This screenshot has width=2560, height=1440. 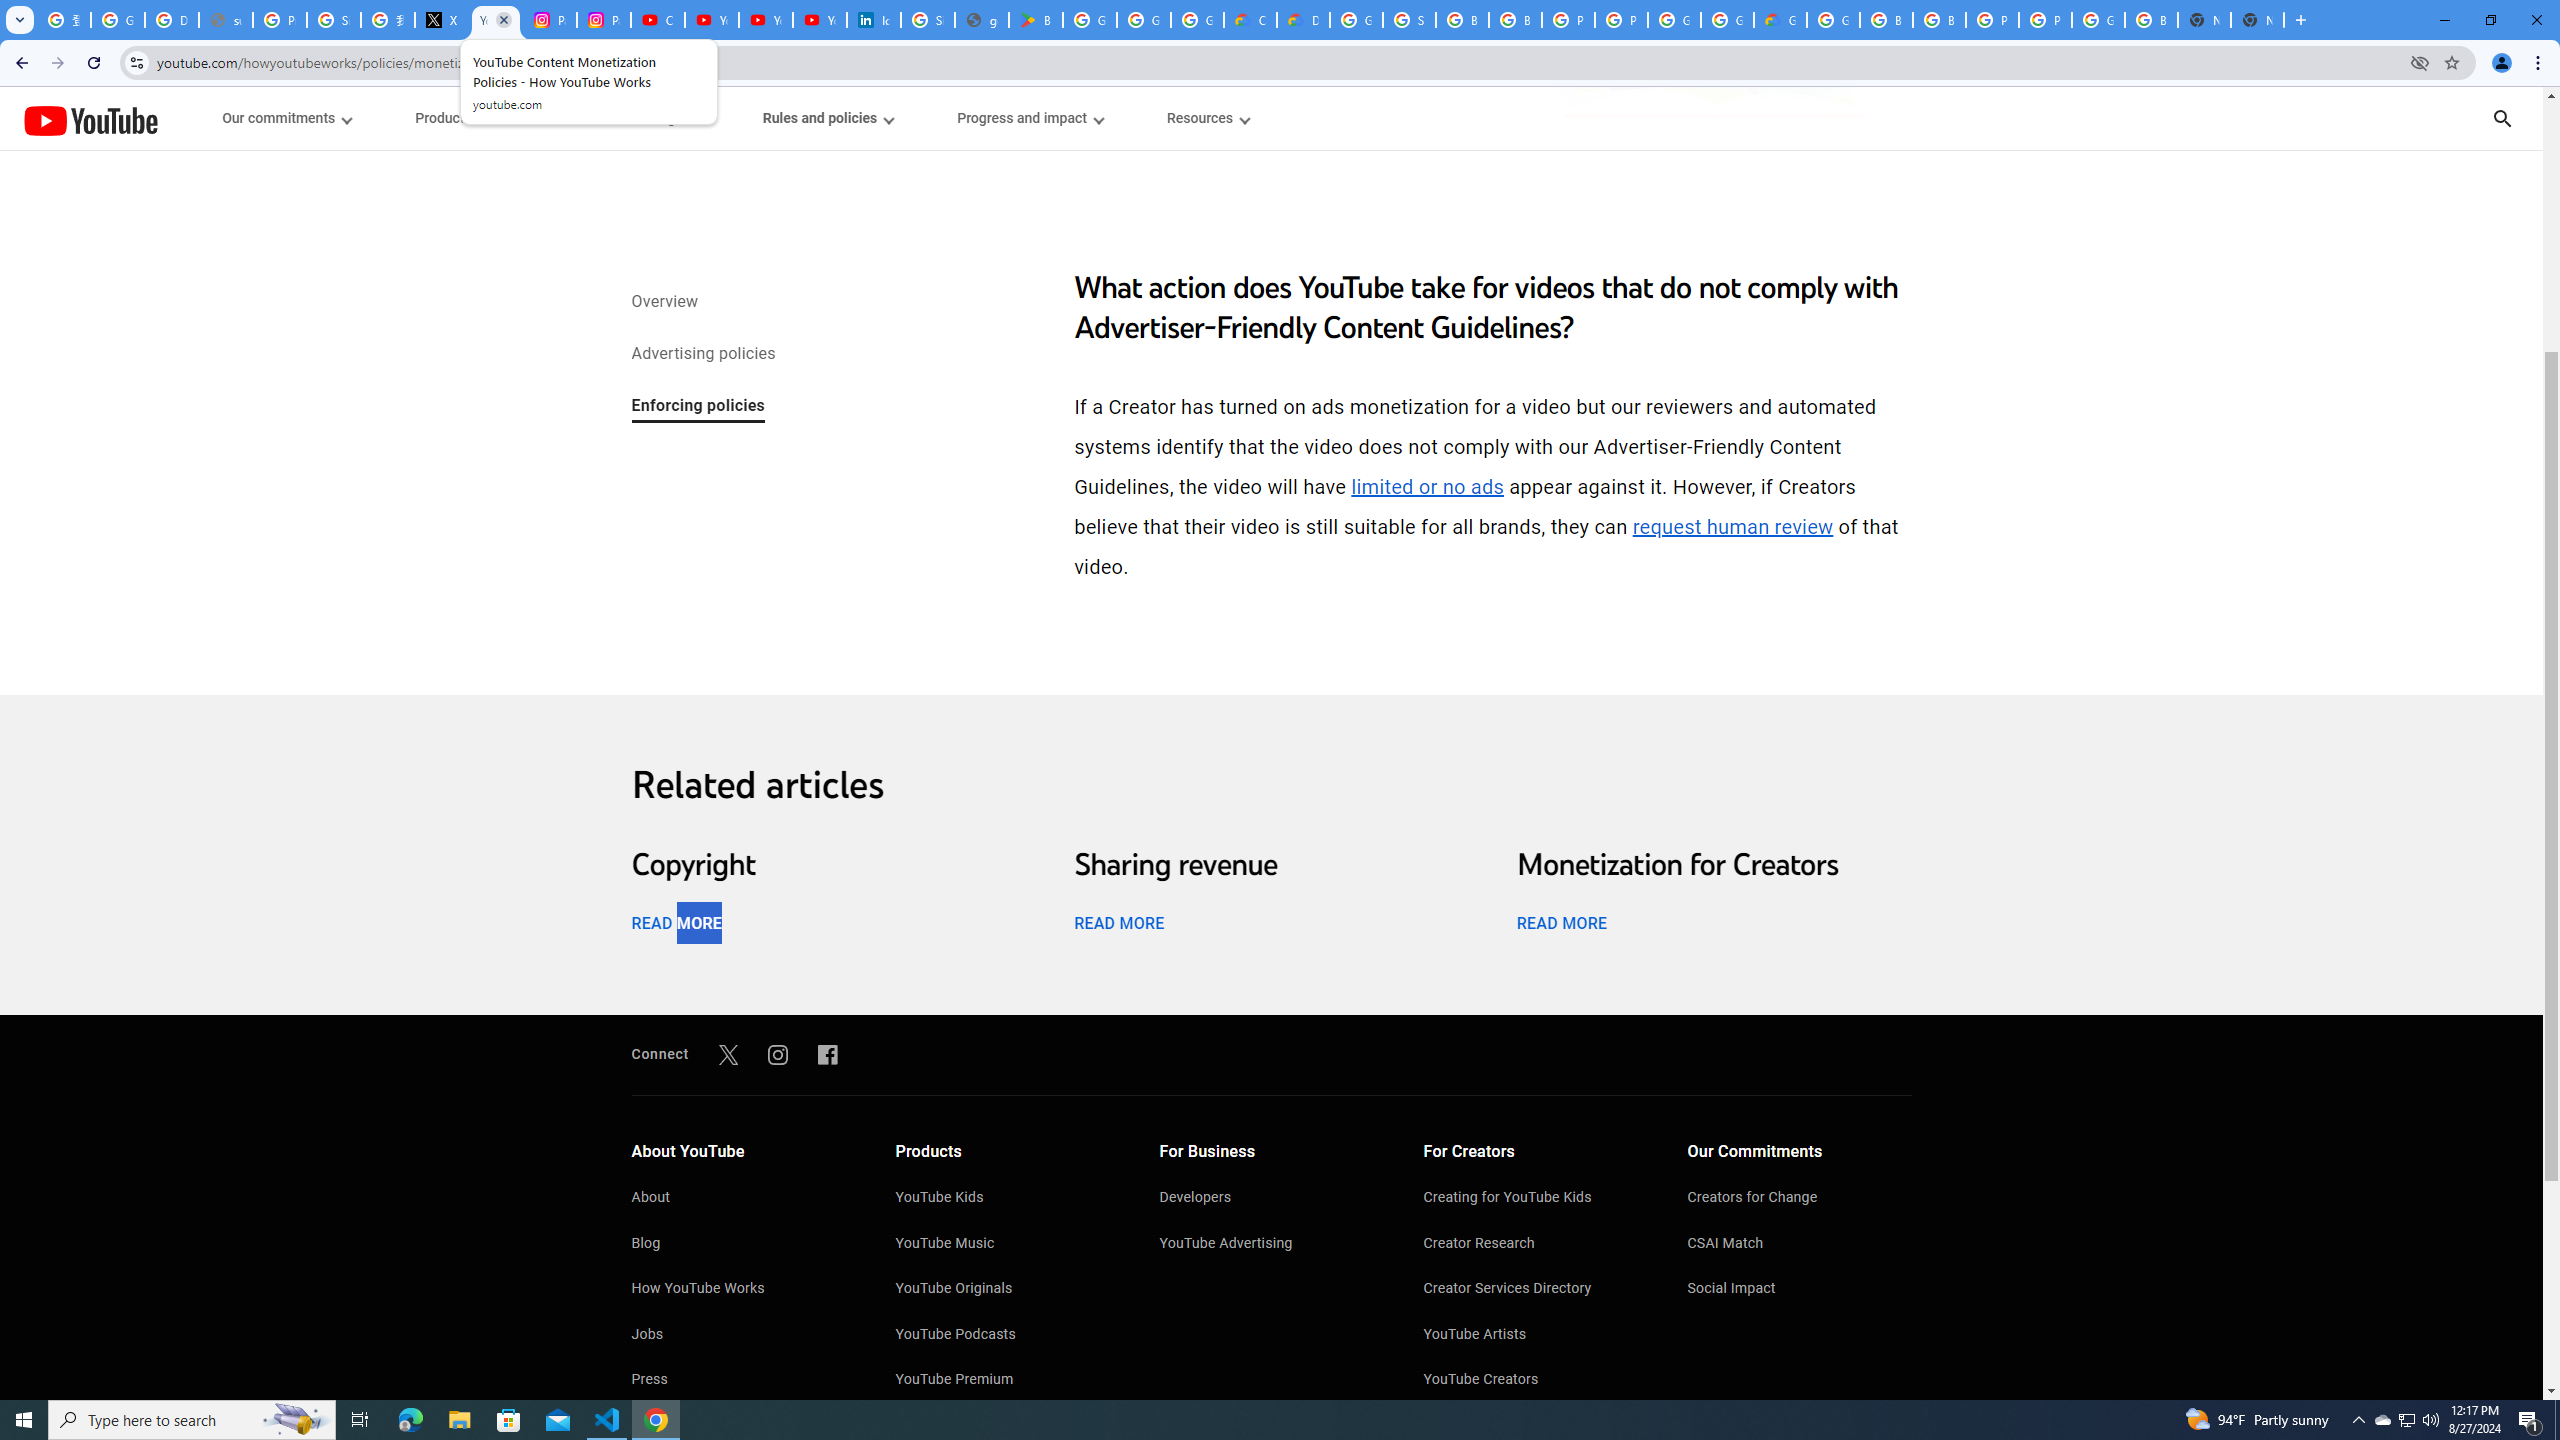 I want to click on 'Bluey: Let', so click(x=1035, y=19).